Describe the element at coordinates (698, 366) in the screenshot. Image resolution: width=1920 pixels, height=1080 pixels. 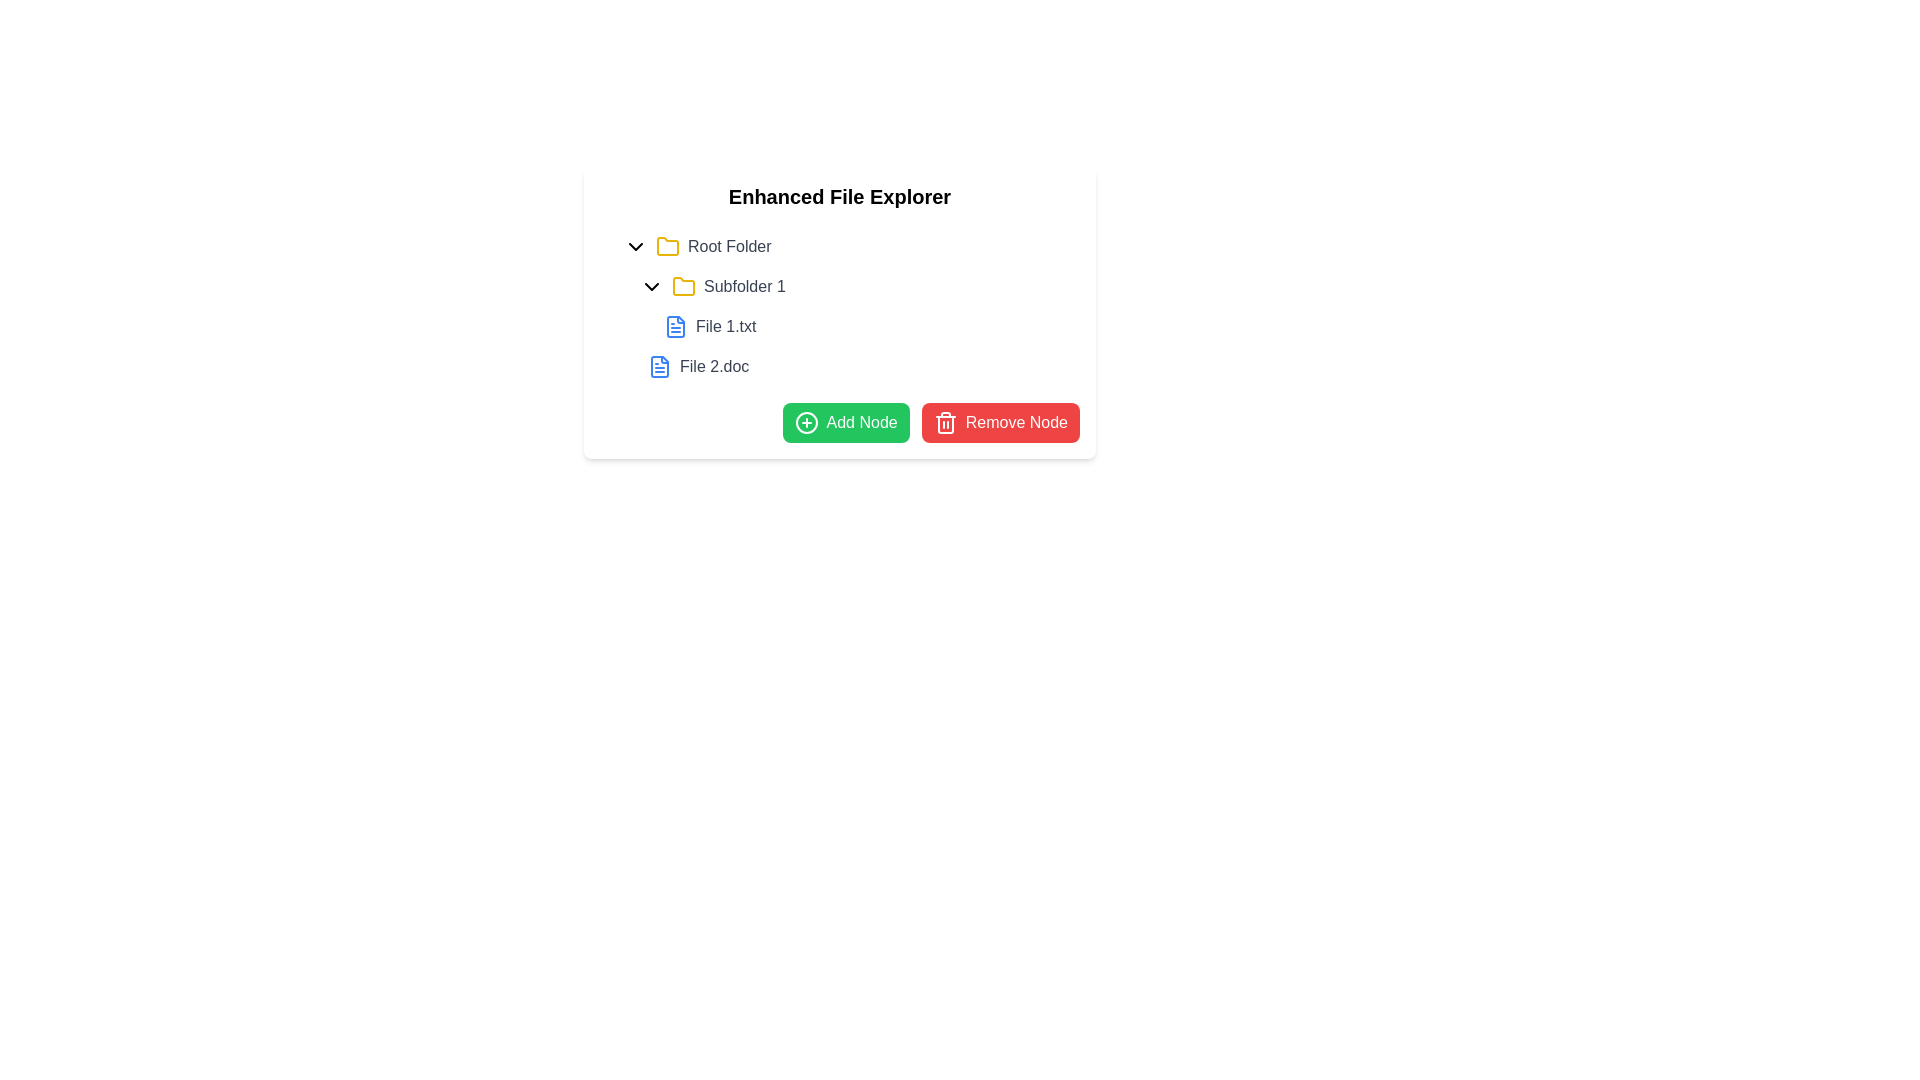
I see `the label representing the file named 'File 2.doc' in the Enhanced File Explorer` at that location.